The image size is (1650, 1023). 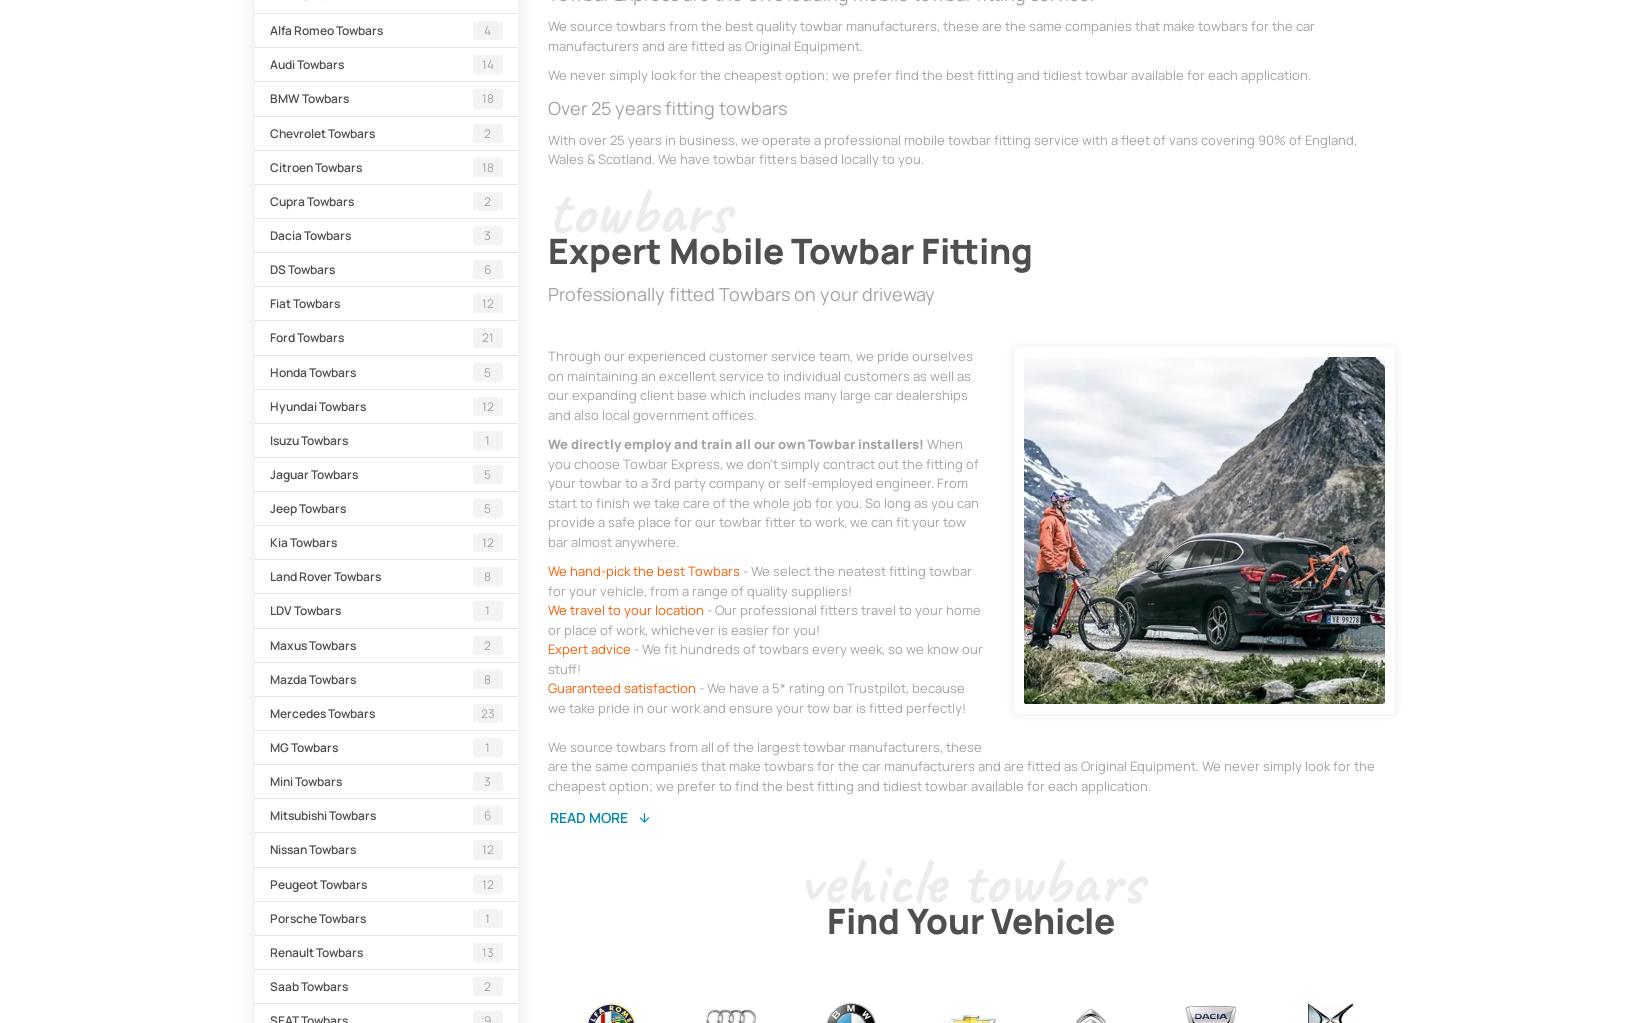 What do you see at coordinates (302, 269) in the screenshot?
I see `'DS Towbars'` at bounding box center [302, 269].